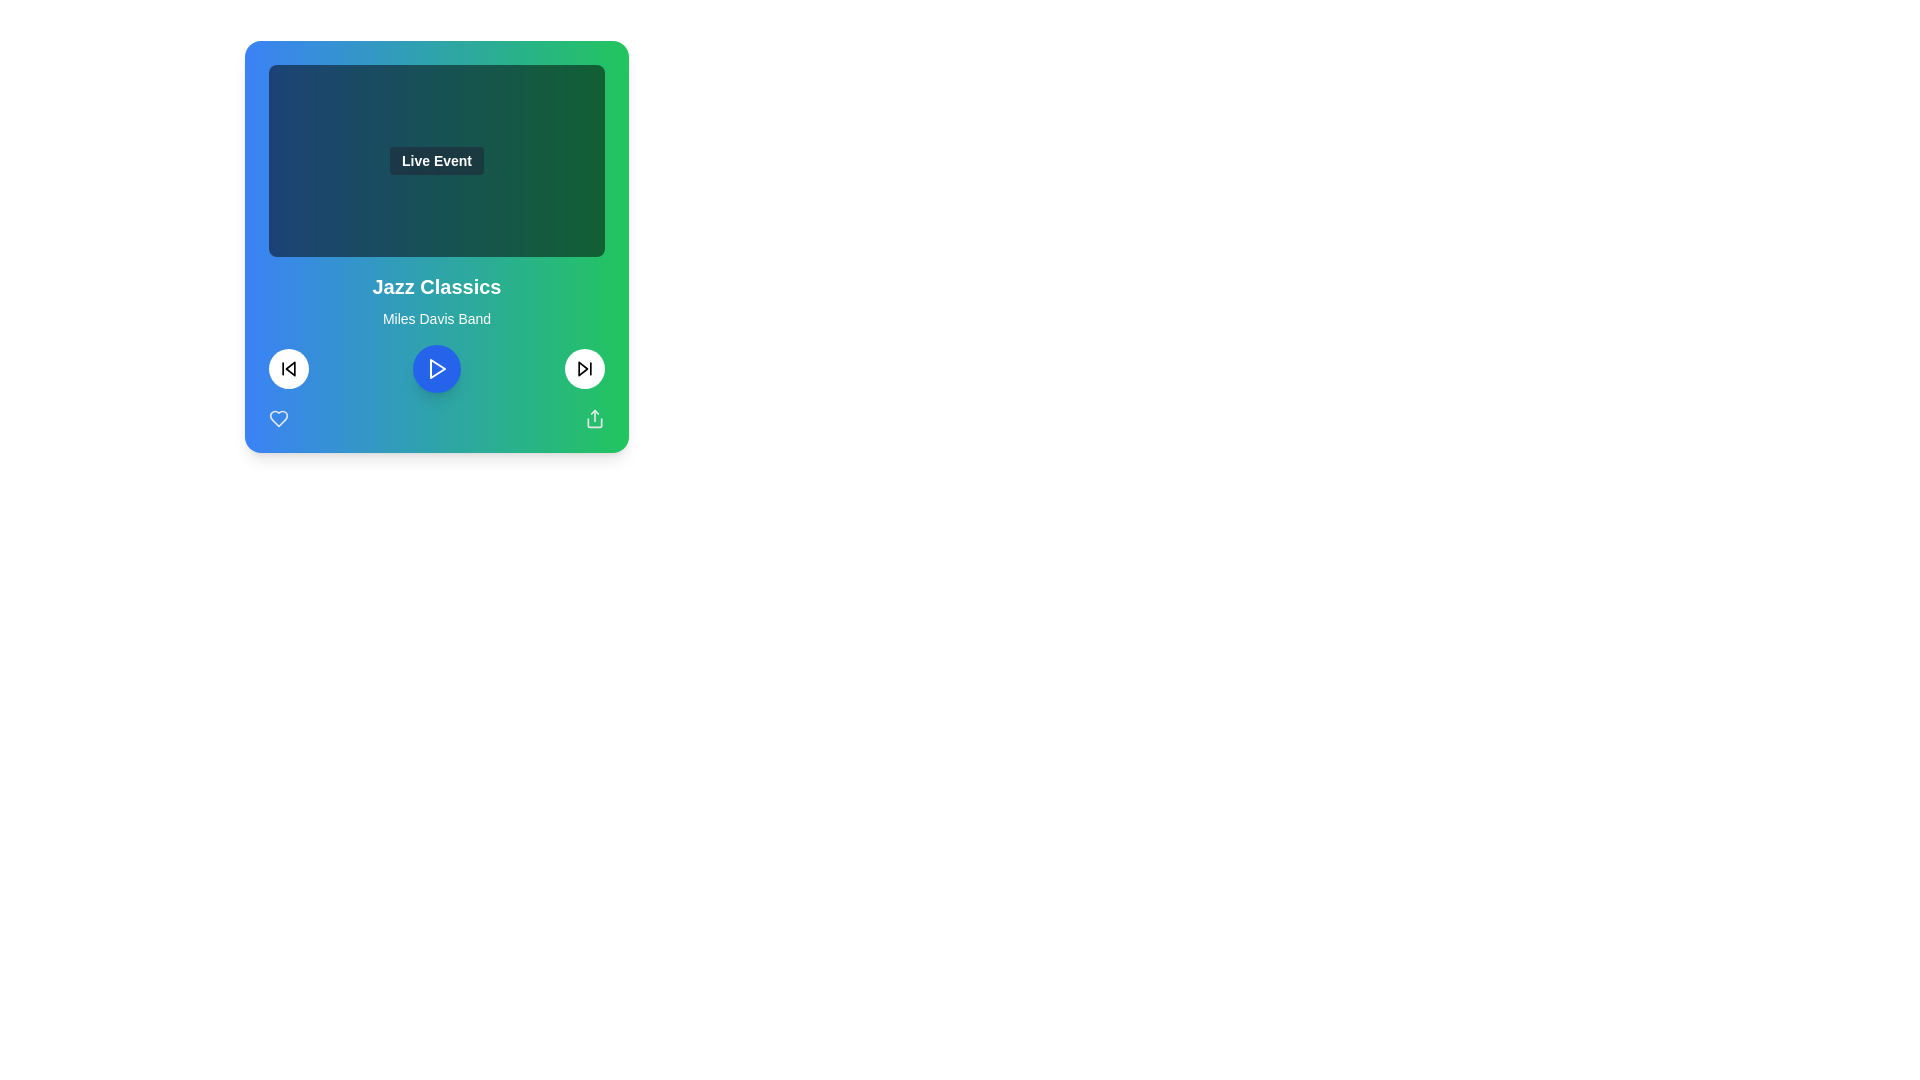  What do you see at coordinates (435, 160) in the screenshot?
I see `the 'Live Event' label located in the upper section of the card above 'Jazz Classics' and 'Miles Davis Band'` at bounding box center [435, 160].